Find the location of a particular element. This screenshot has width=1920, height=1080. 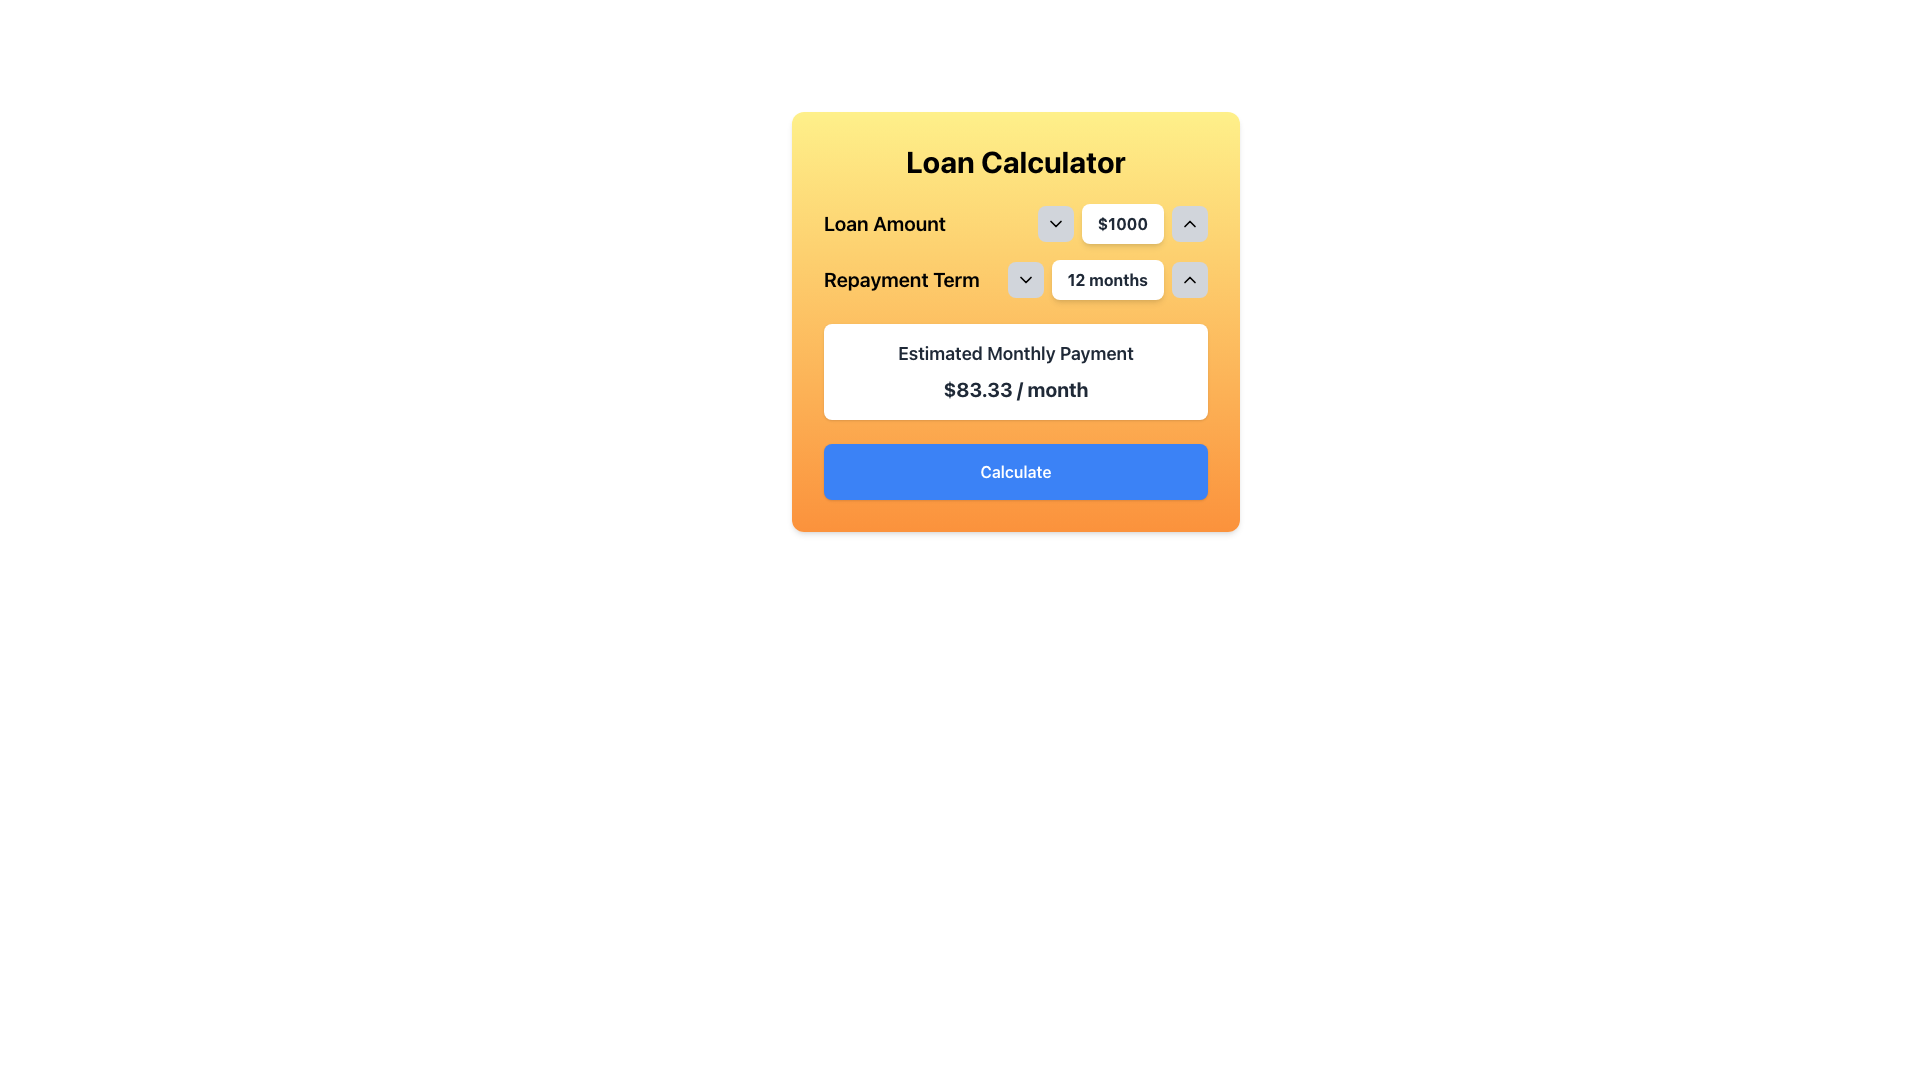

the text display box that shows the selected loan amount, which is located within the 'Loan Calculator' section and has a yellow-orange gradient background is located at coordinates (1122, 223).